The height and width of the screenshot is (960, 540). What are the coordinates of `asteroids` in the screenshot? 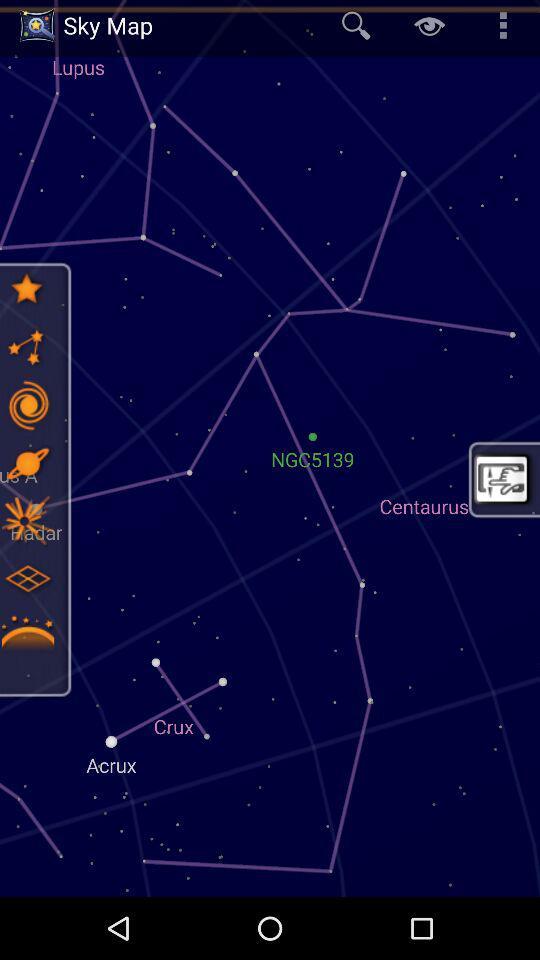 It's located at (26, 636).